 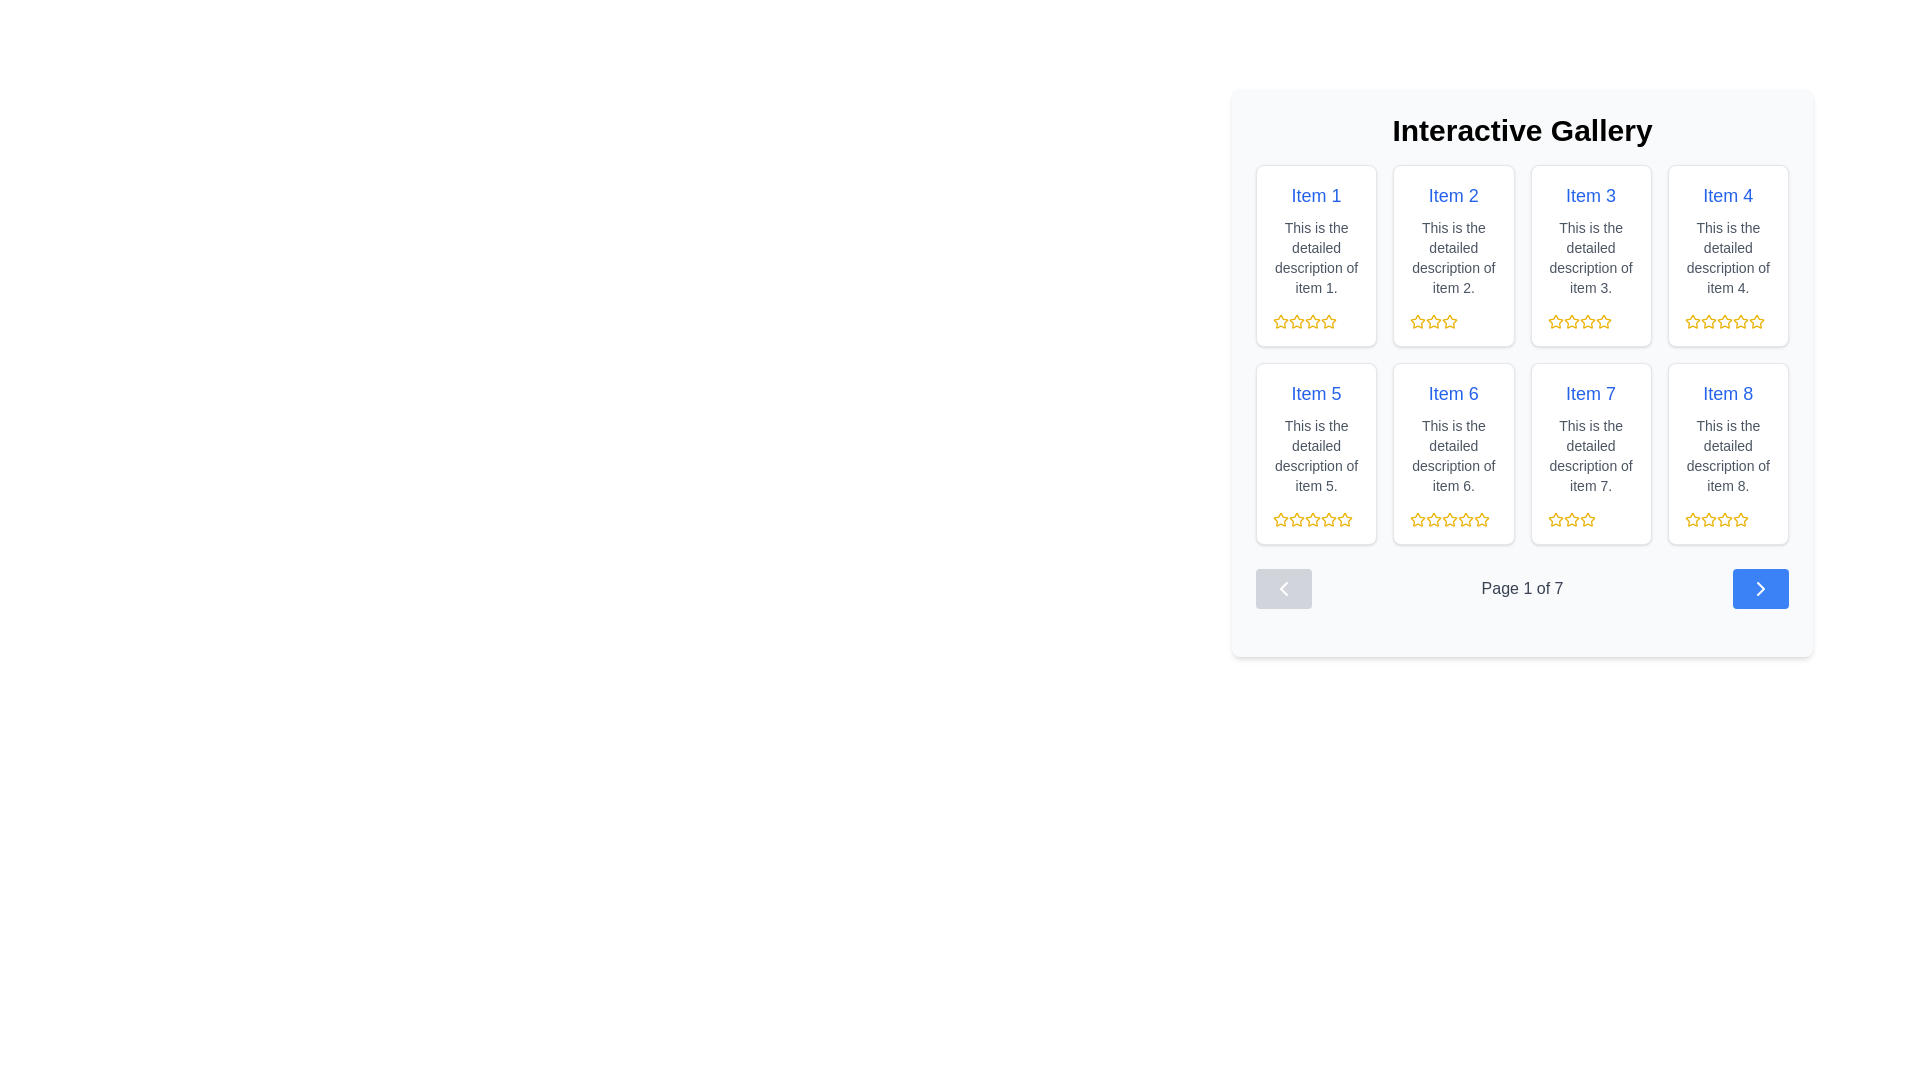 What do you see at coordinates (1453, 393) in the screenshot?
I see `the 'Item 6' header located in the second row, third column of a 2x4 grid layout of cards for further interaction` at bounding box center [1453, 393].